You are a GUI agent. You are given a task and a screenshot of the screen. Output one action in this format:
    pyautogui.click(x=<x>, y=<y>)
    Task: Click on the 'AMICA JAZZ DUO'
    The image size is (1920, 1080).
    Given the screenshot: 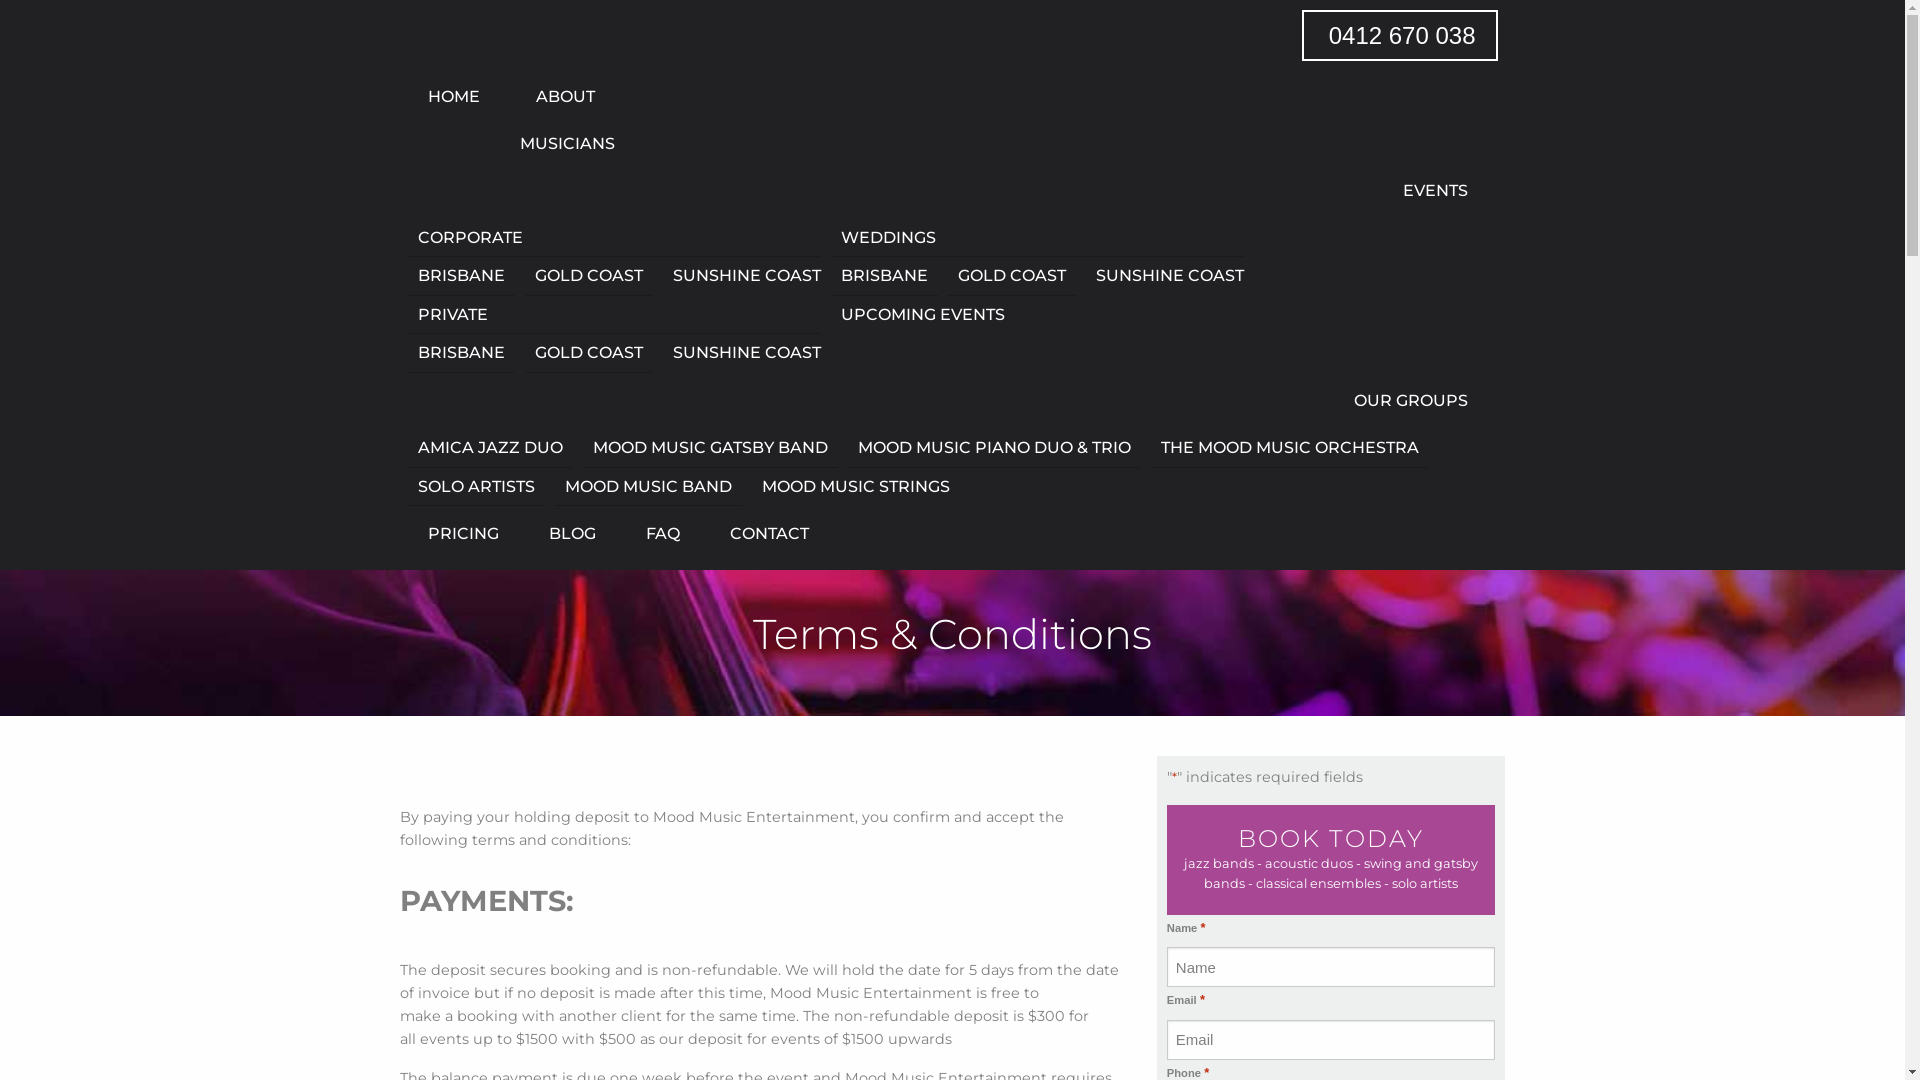 What is the action you would take?
    pyautogui.click(x=490, y=447)
    